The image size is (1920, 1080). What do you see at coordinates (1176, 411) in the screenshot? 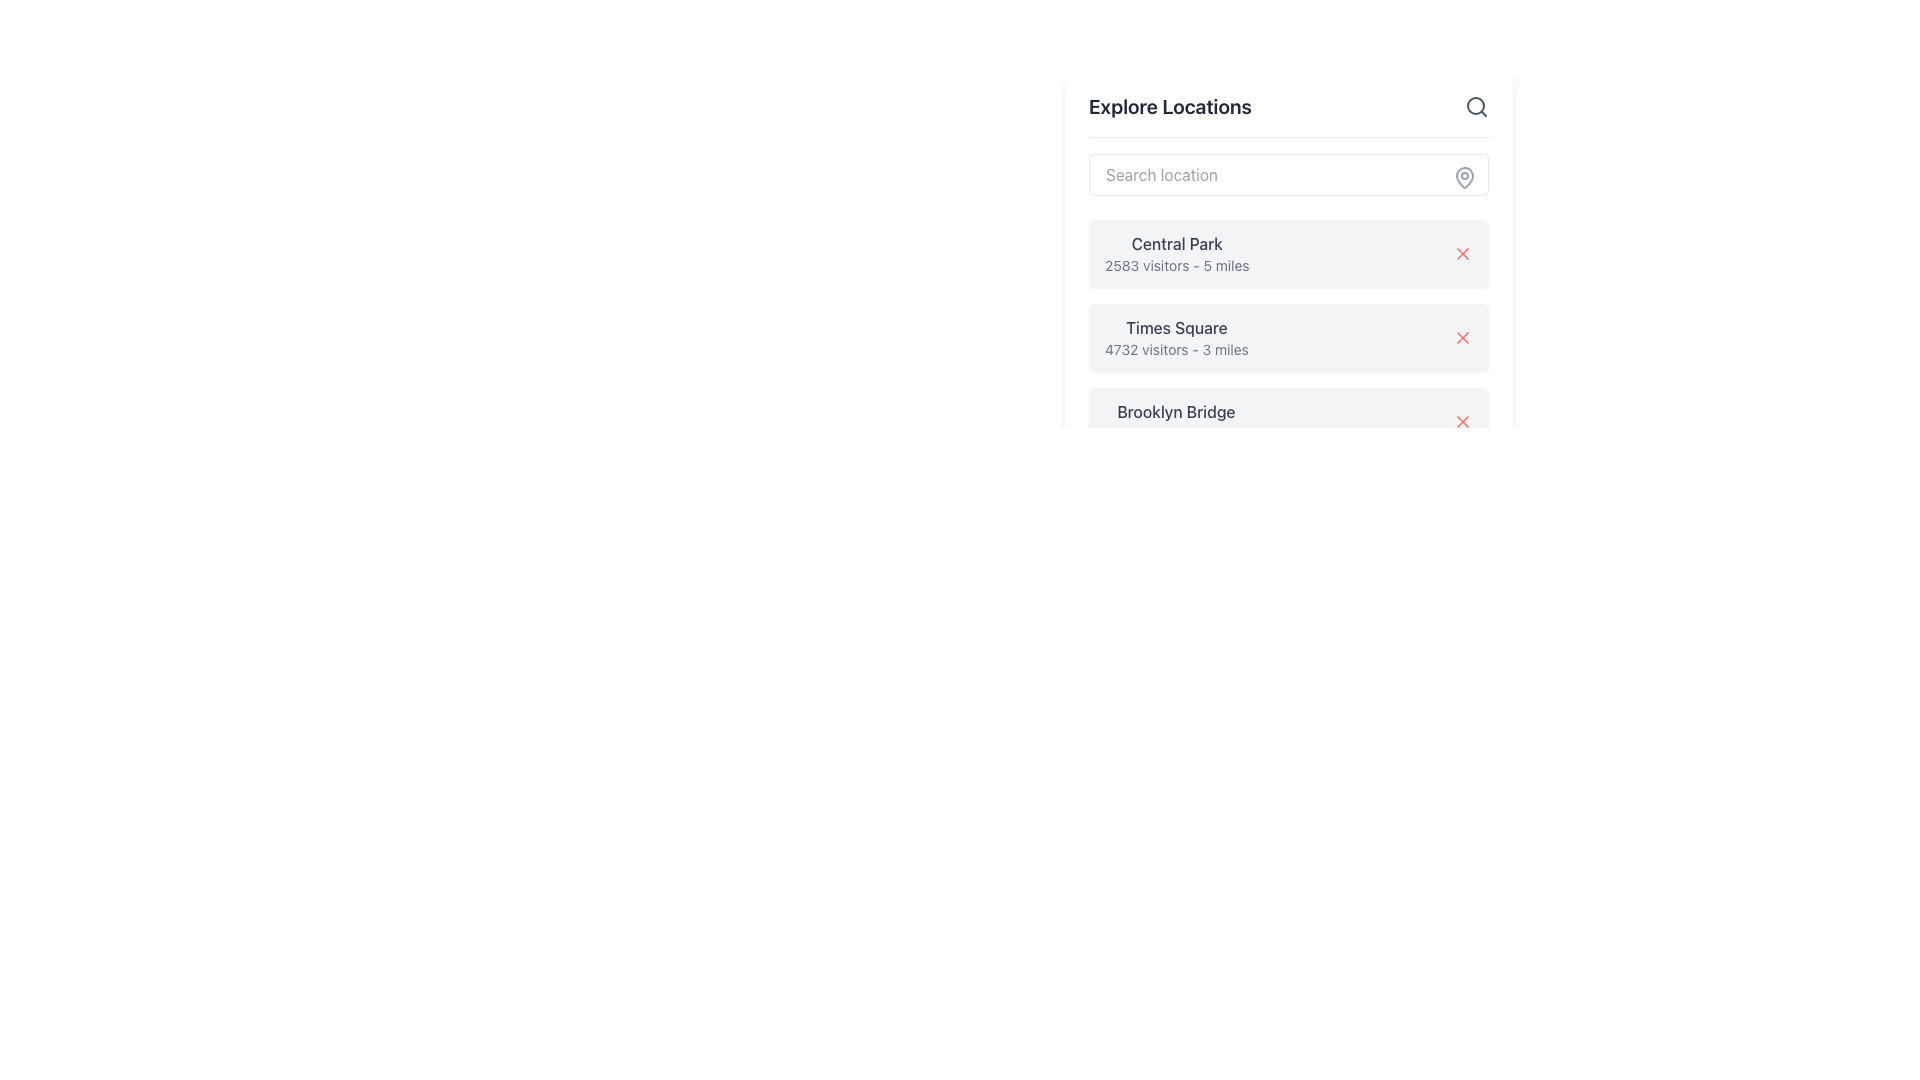
I see `text of the label displaying the location title 'Brooklyn Bridge', which is centrally positioned in the geographical locations list` at bounding box center [1176, 411].